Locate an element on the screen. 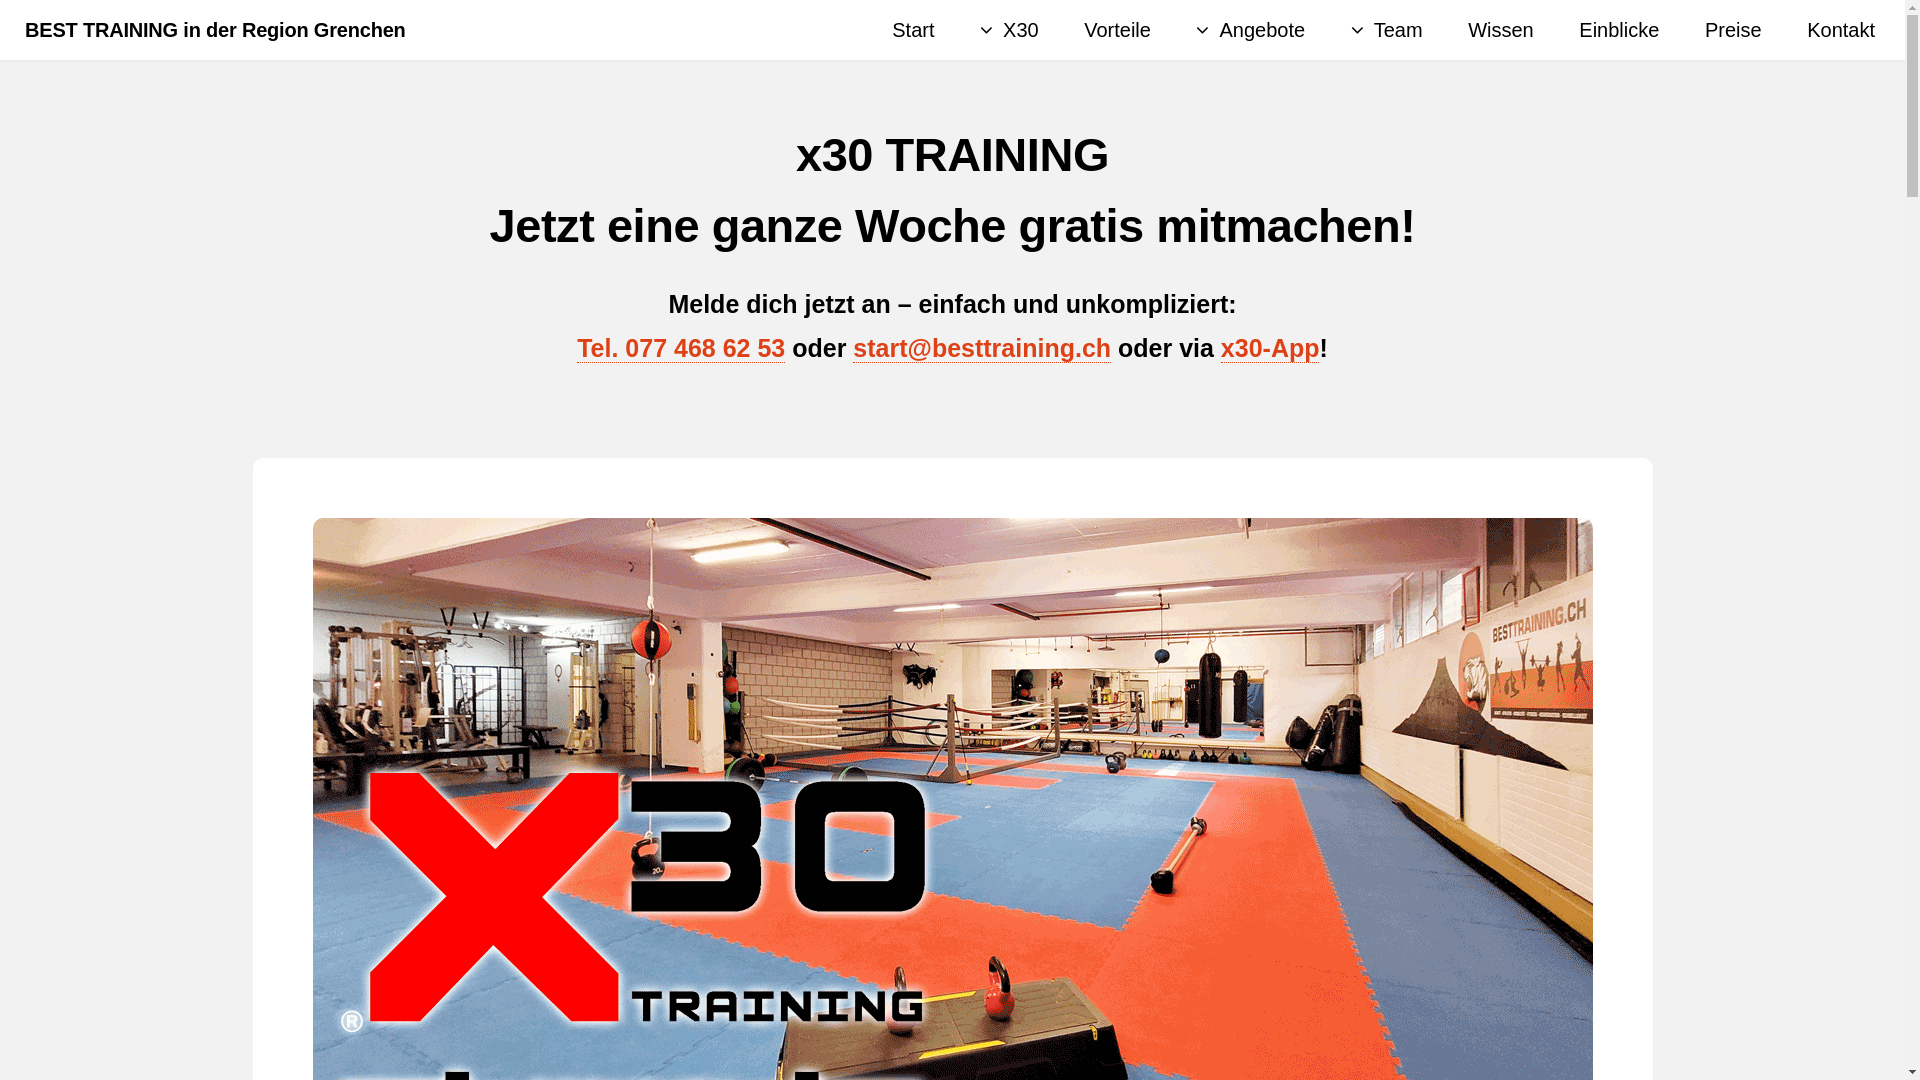 Image resolution: width=1920 pixels, height=1080 pixels. 'Start' is located at coordinates (911, 30).